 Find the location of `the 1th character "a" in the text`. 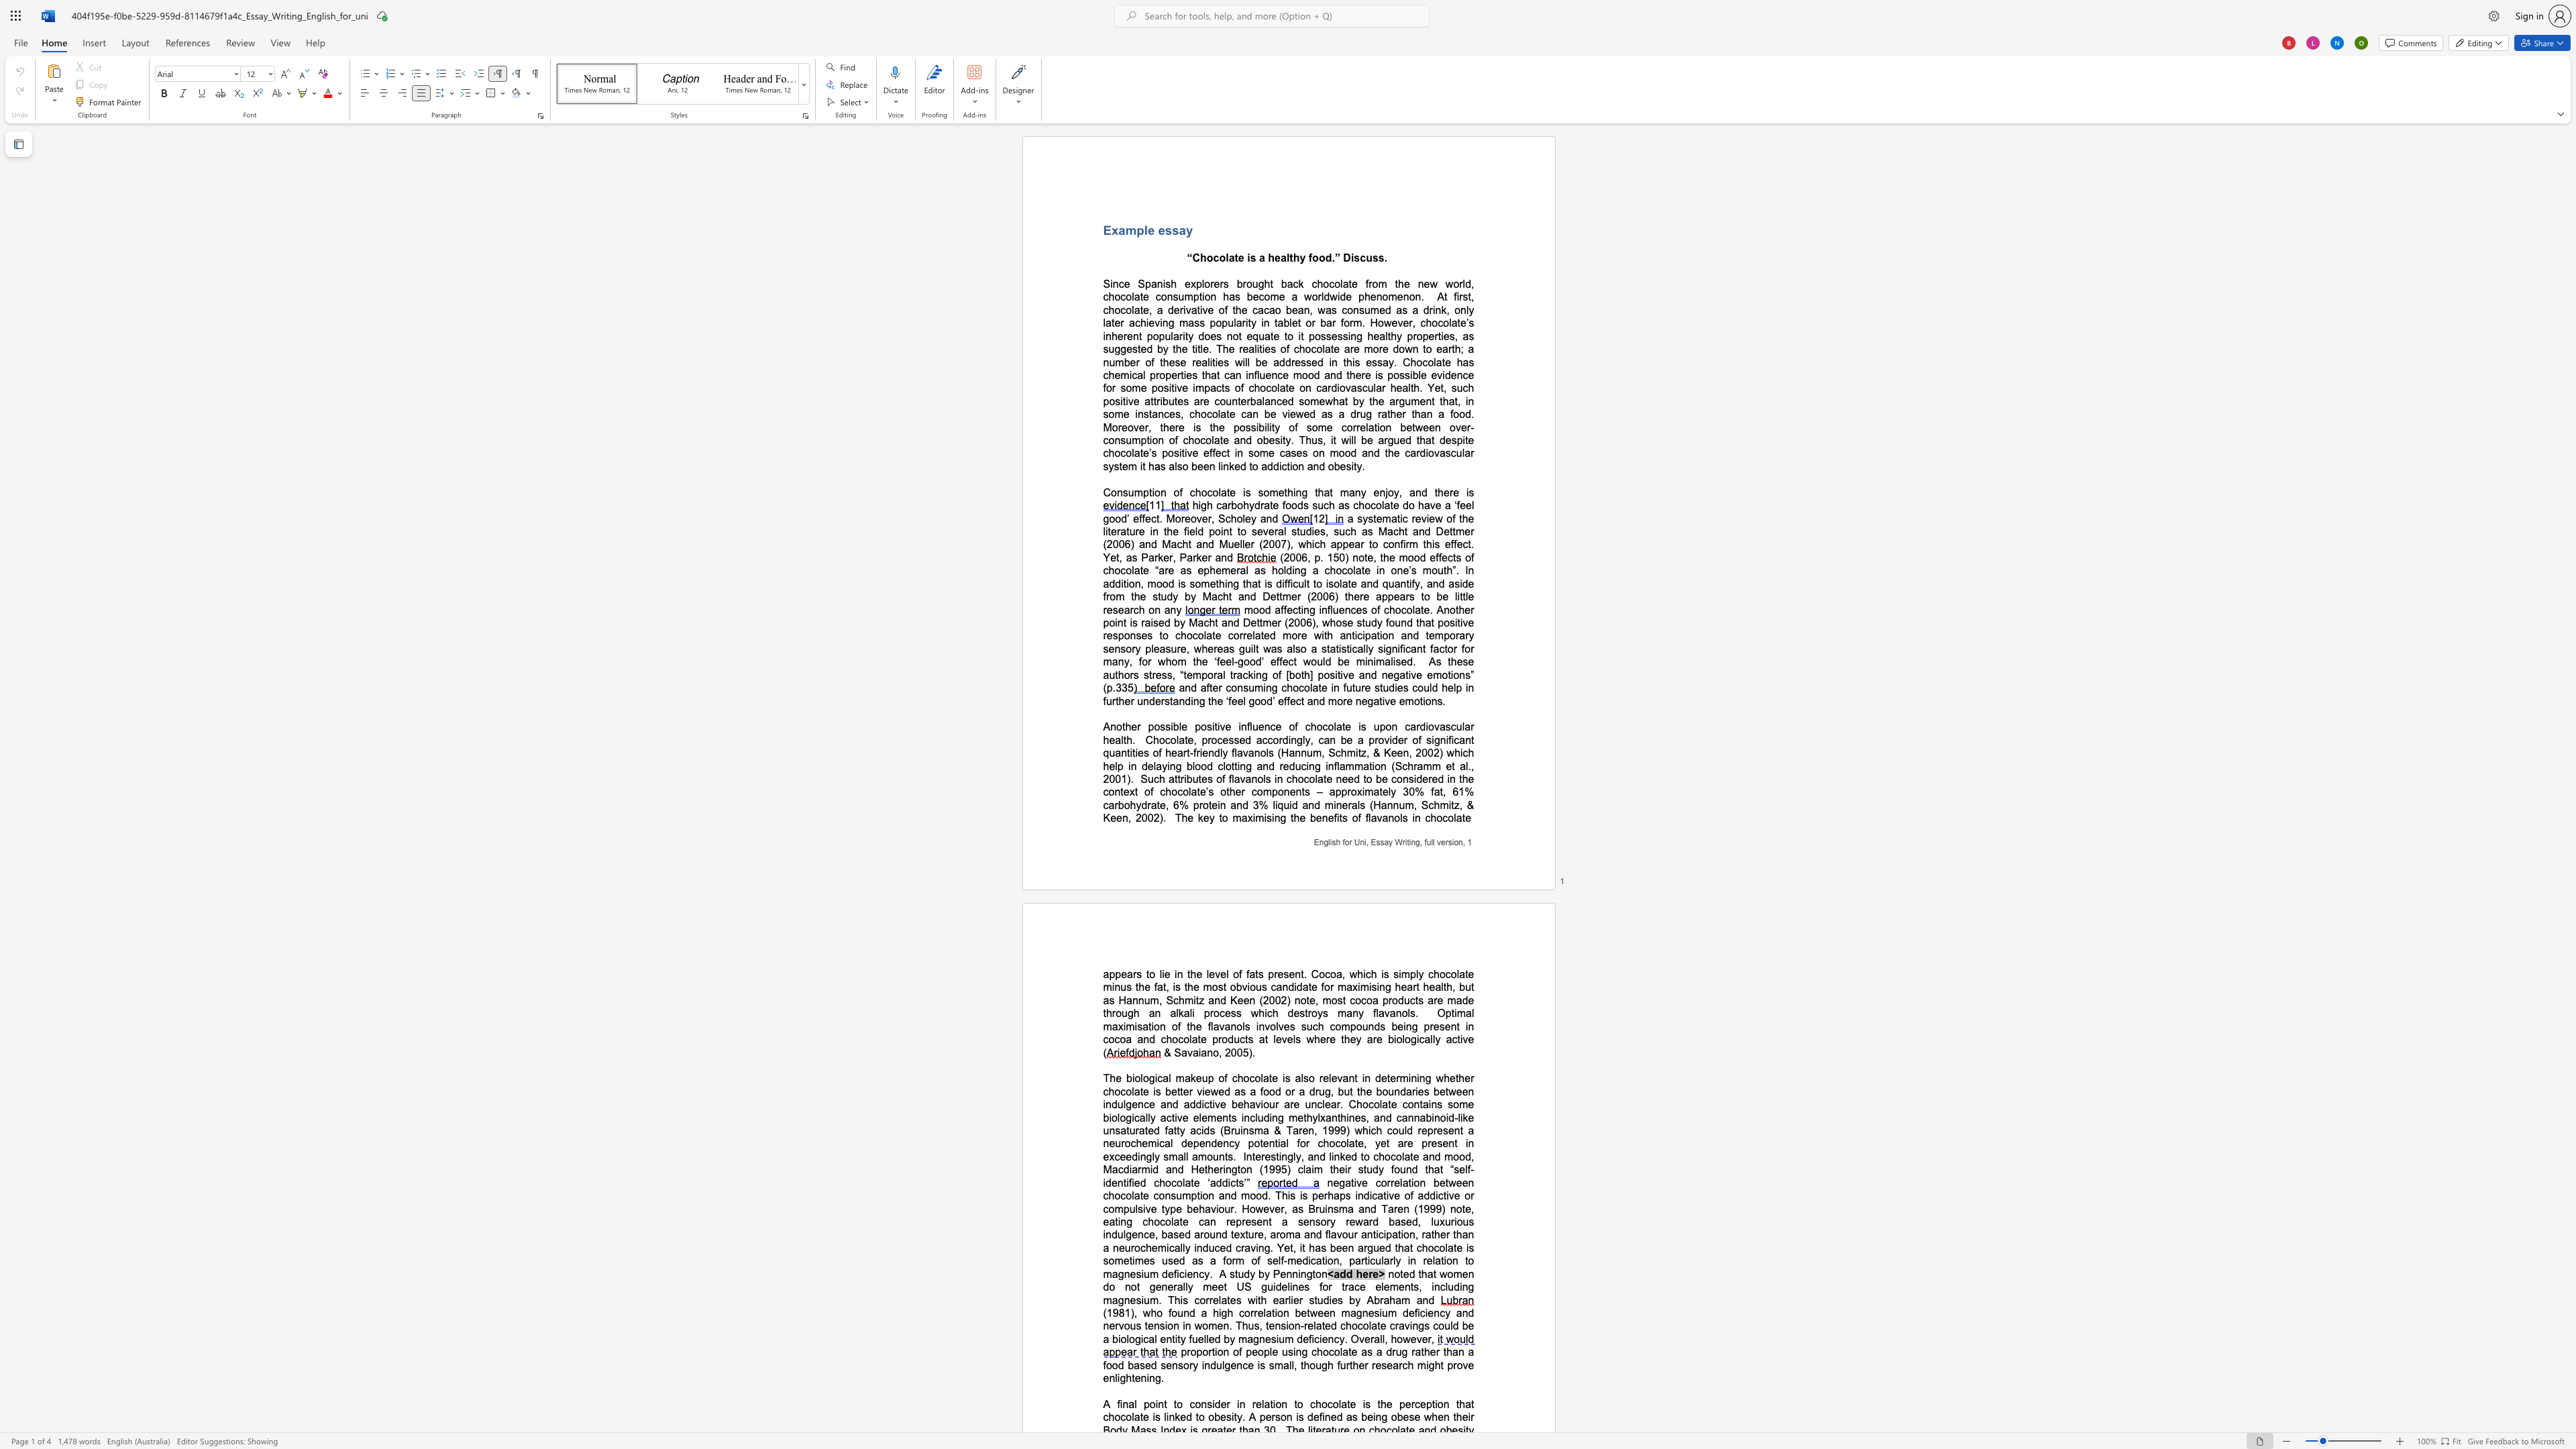

the 1th character "a" in the text is located at coordinates (1342, 400).